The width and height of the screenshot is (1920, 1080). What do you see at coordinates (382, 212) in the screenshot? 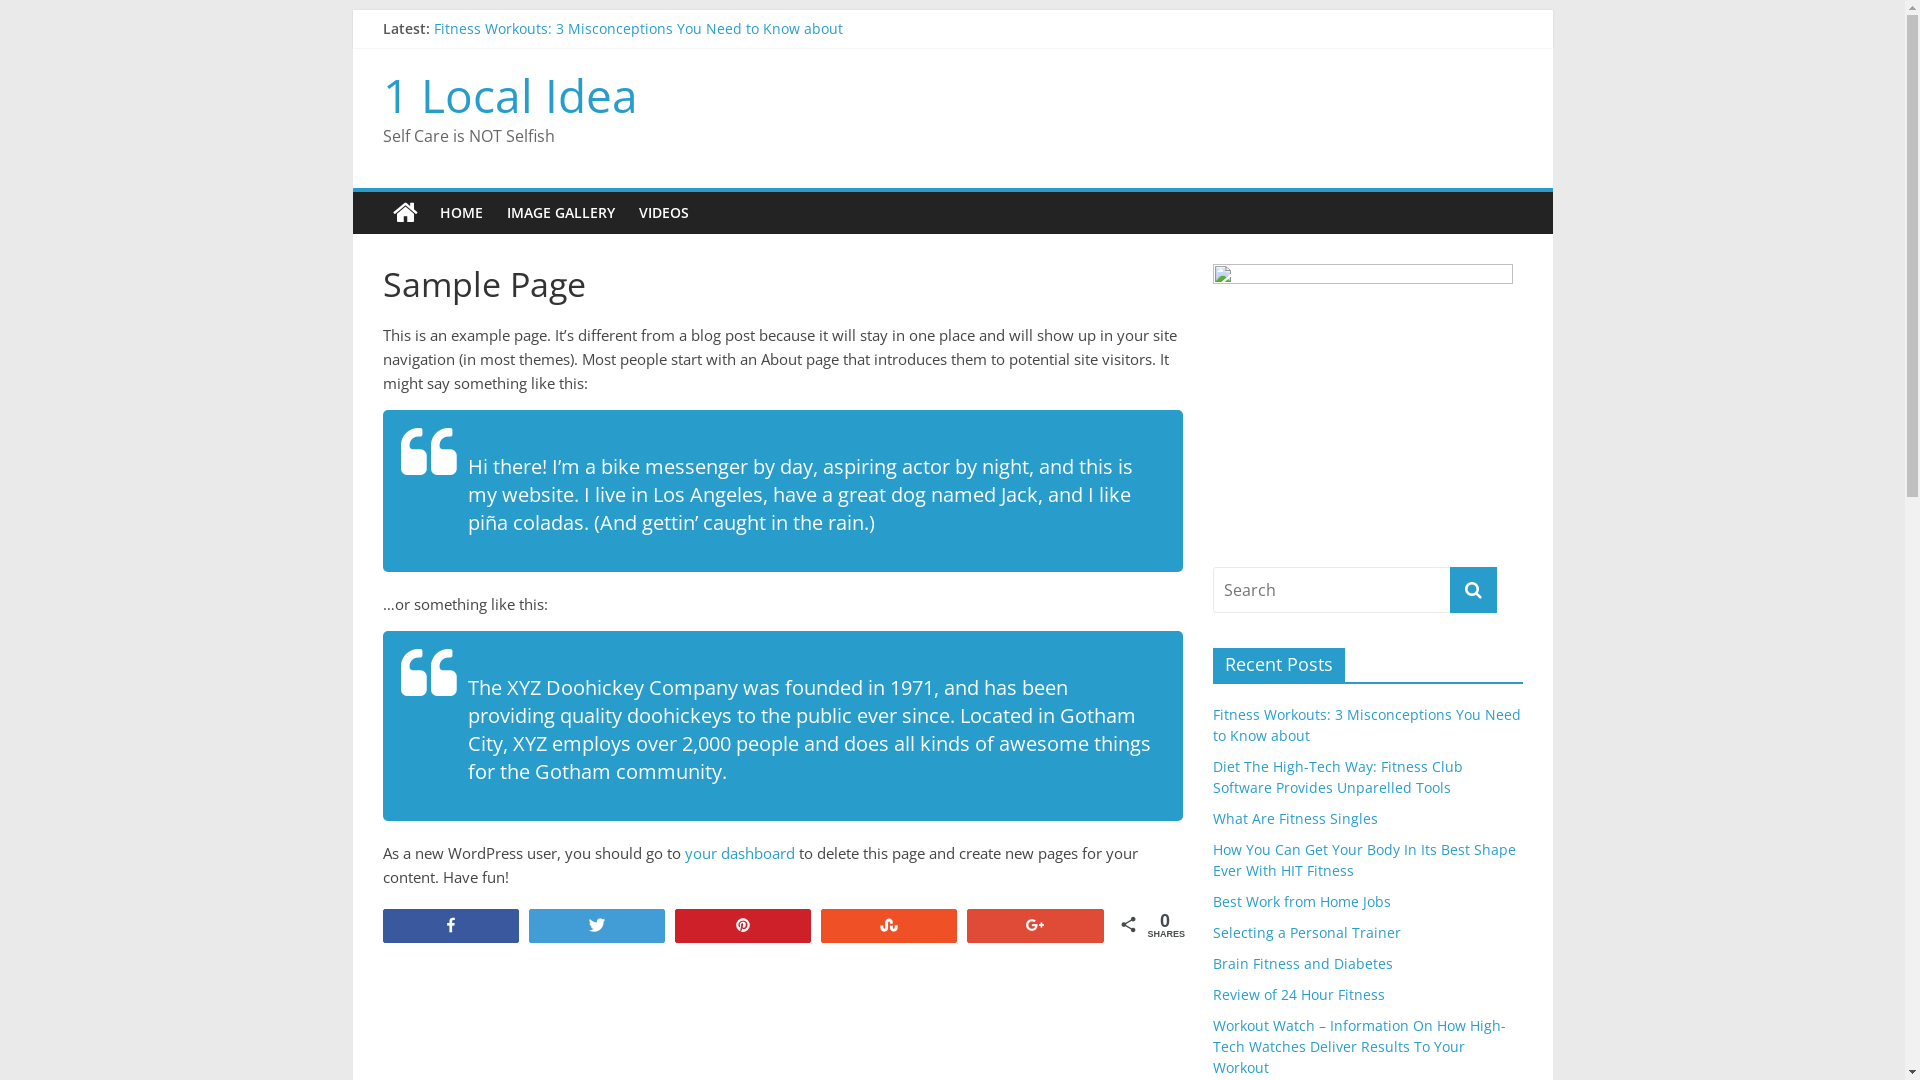
I see `'1 Local Idea'` at bounding box center [382, 212].